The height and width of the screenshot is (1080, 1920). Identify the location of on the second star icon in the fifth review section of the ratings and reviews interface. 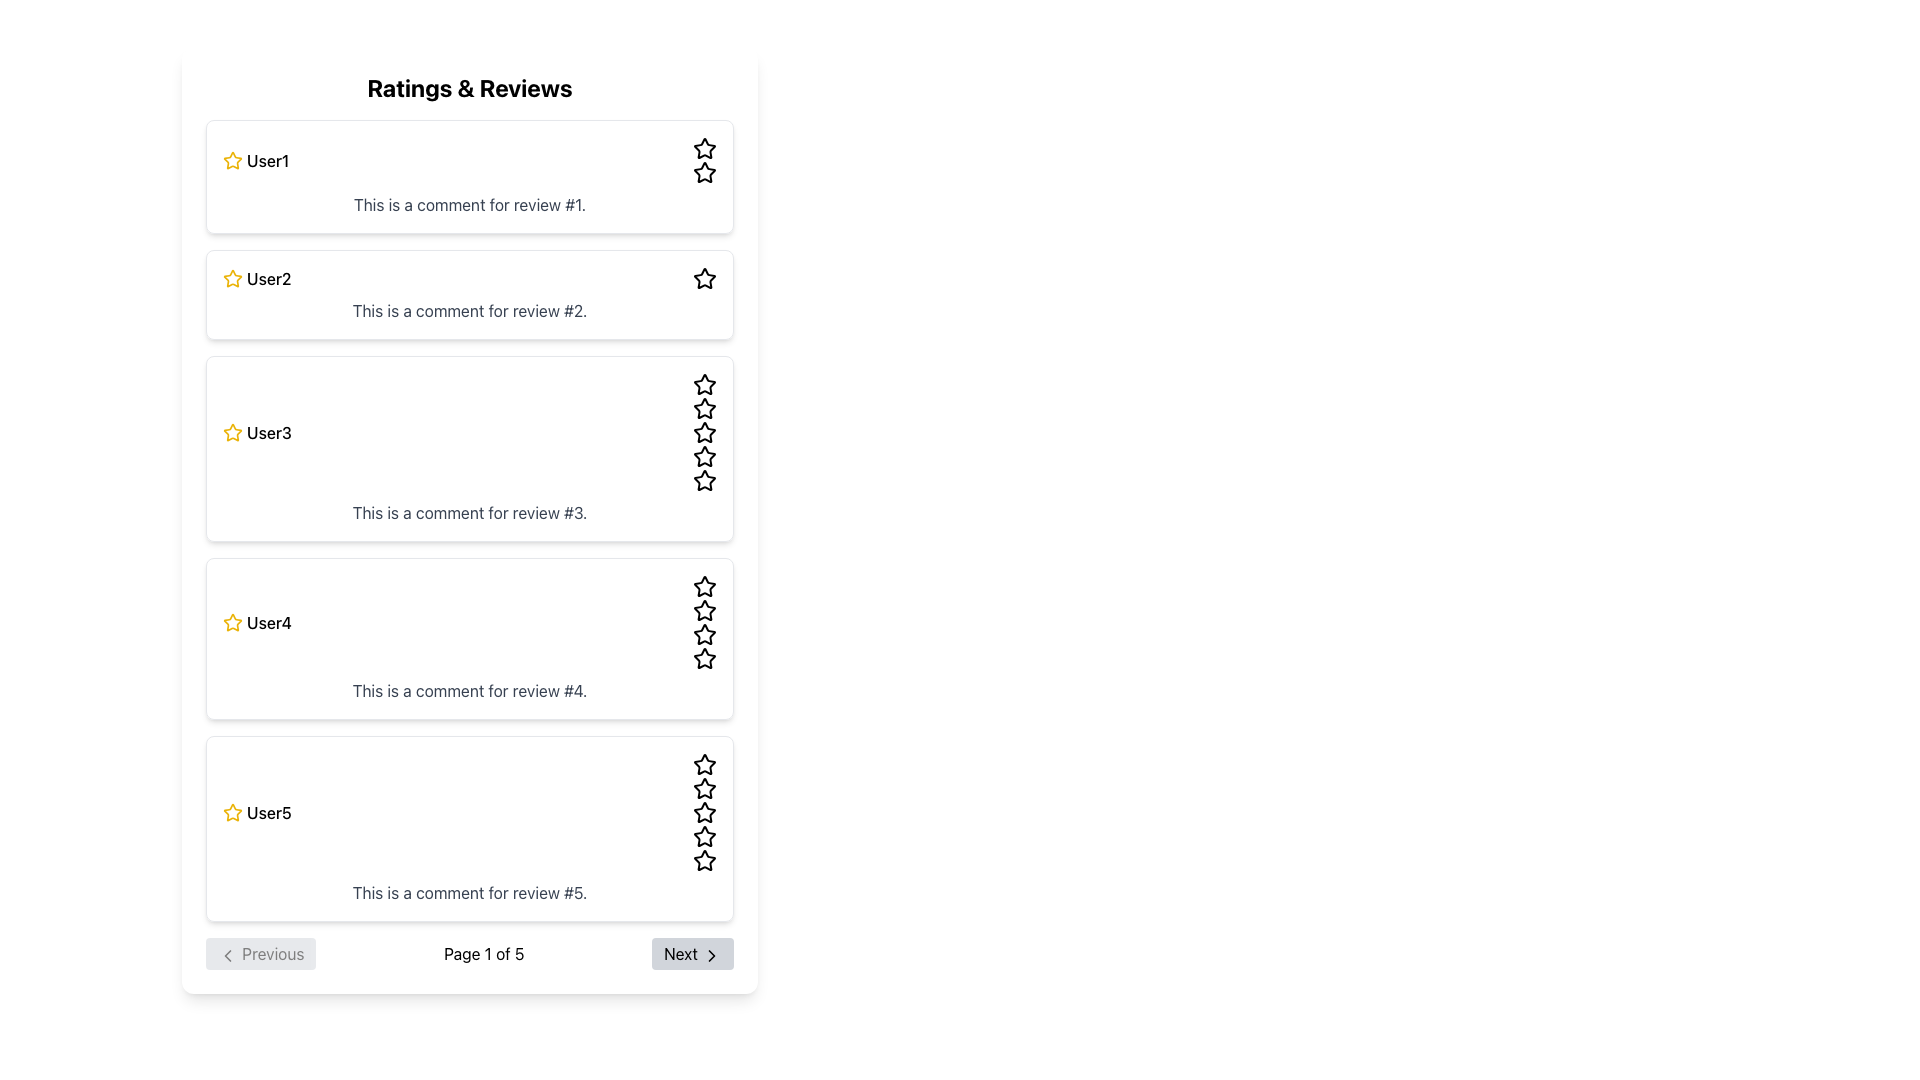
(705, 787).